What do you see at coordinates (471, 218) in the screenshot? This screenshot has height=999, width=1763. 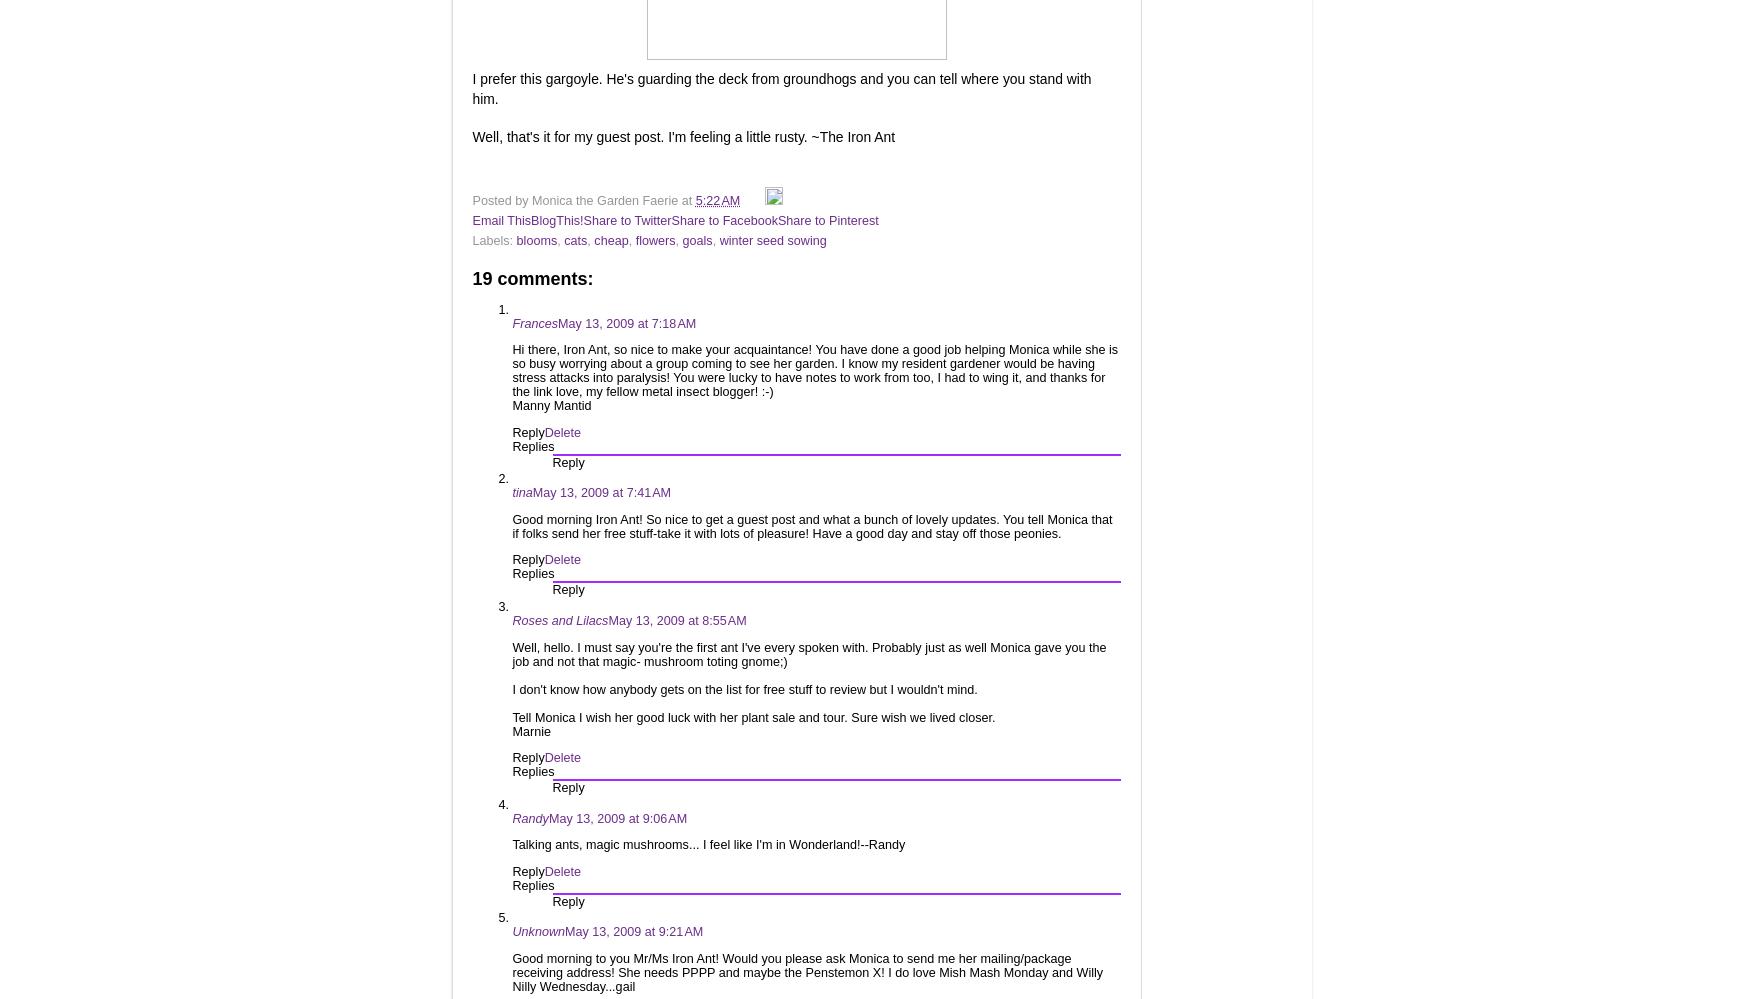 I see `'Email This'` at bounding box center [471, 218].